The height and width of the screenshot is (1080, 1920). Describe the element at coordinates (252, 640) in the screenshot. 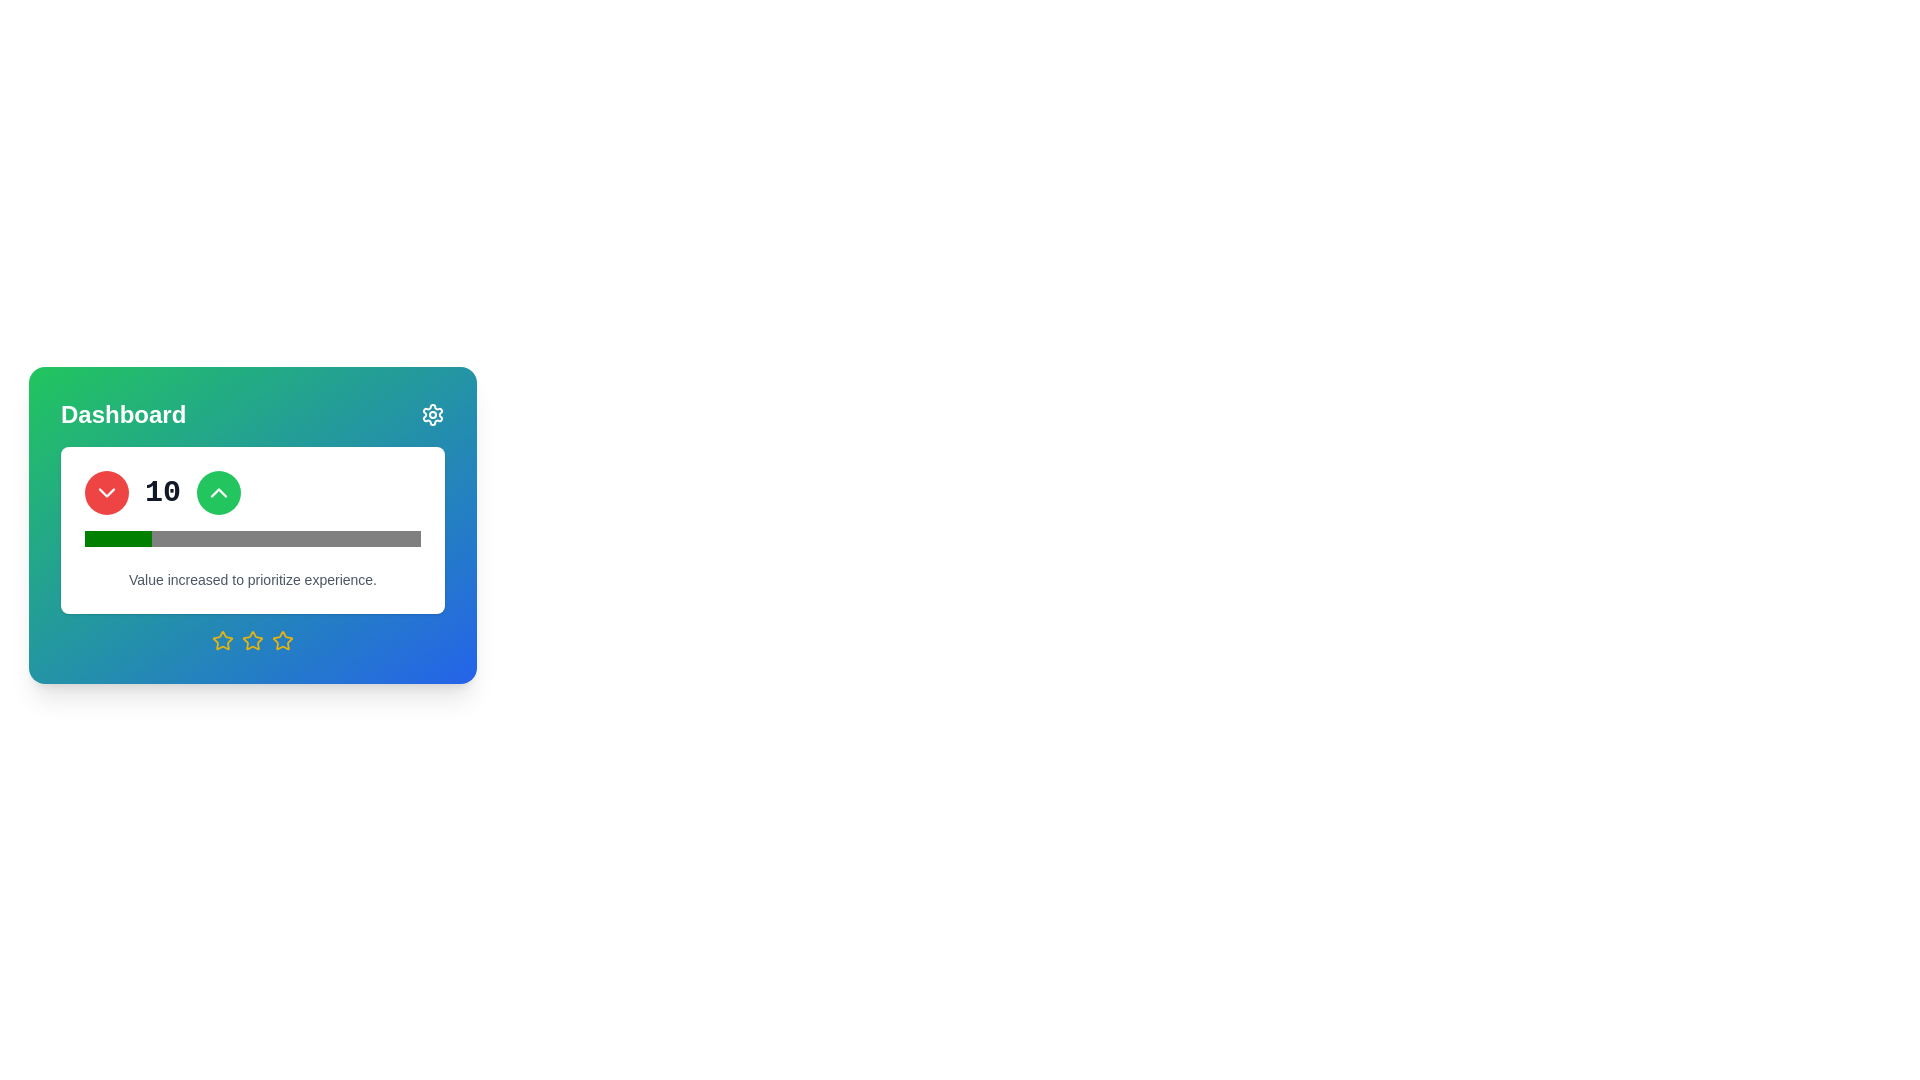

I see `the third yellow star icon with a hollow center, outlined in yellow on a blue background, located at the bottom center of the colored card UI for more information` at that location.